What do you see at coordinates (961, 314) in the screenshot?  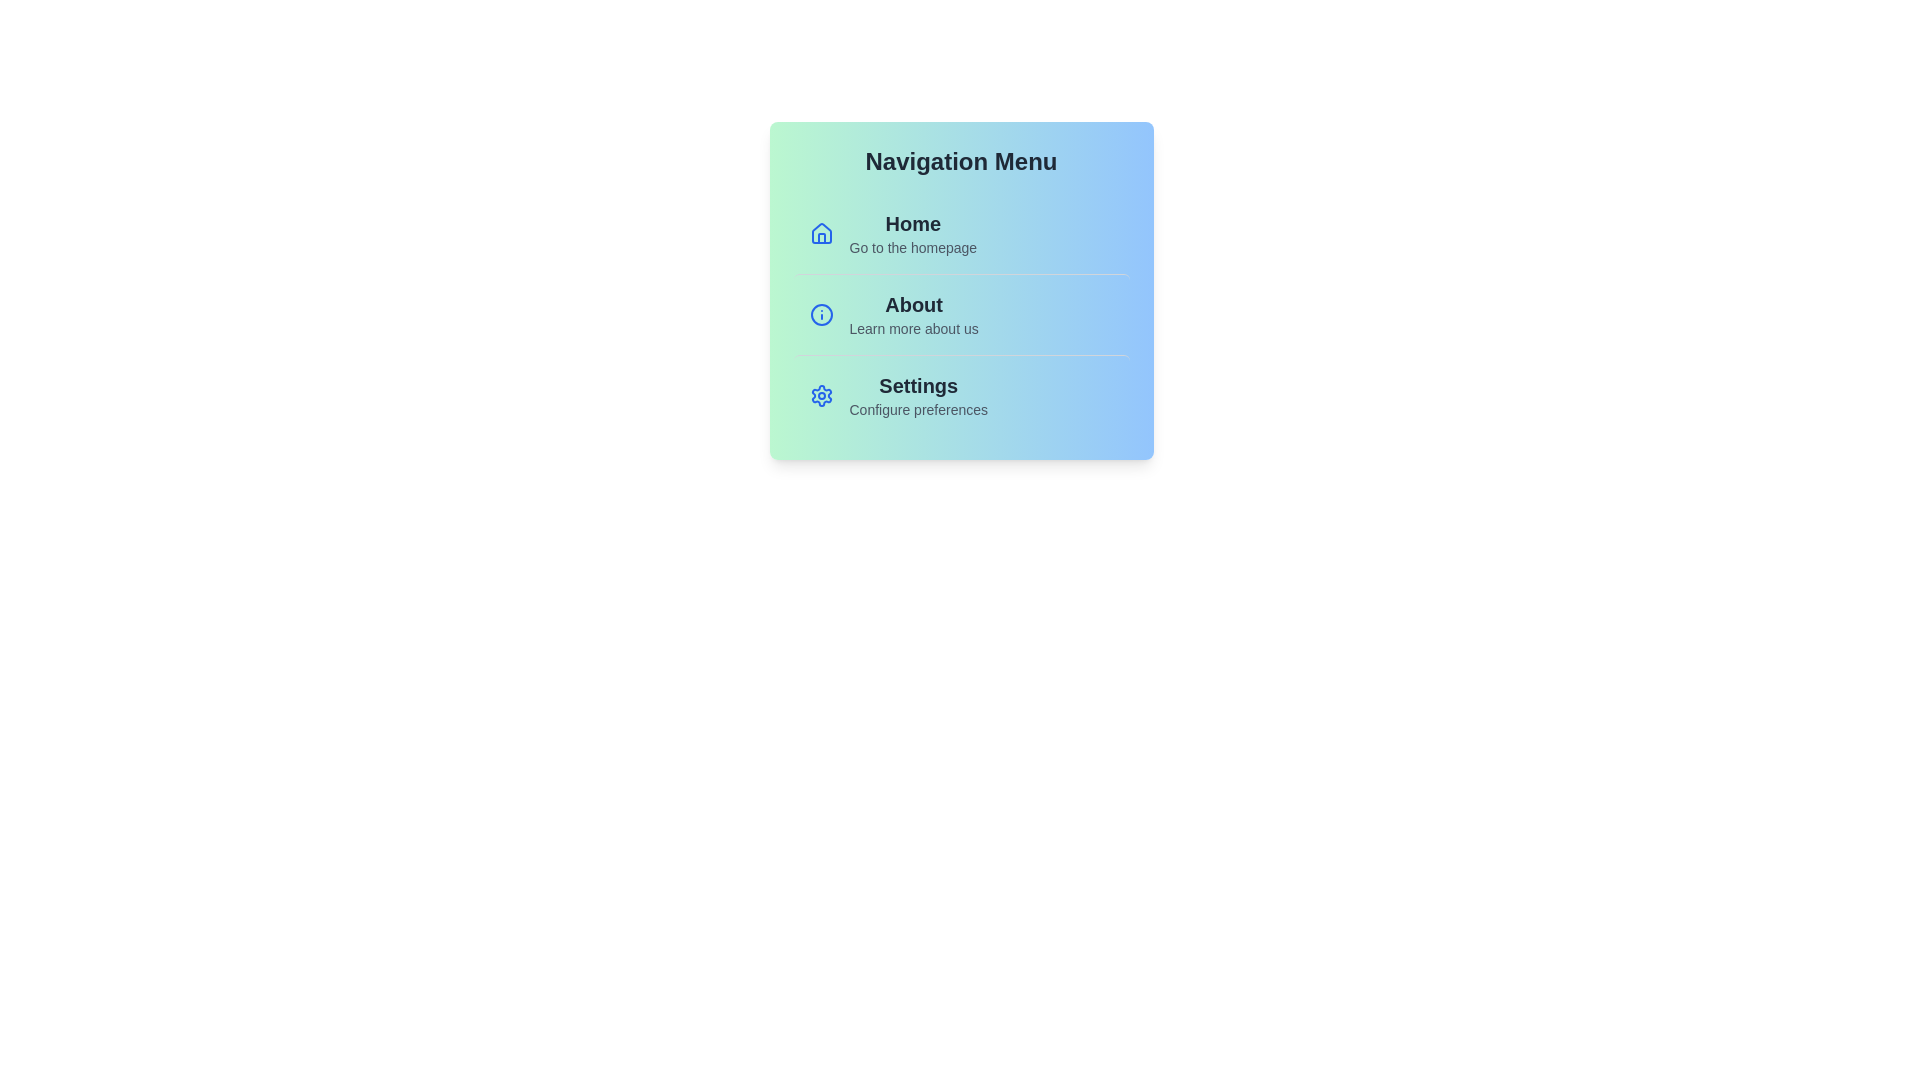 I see `the menu item labeled About to navigate to its corresponding page` at bounding box center [961, 314].